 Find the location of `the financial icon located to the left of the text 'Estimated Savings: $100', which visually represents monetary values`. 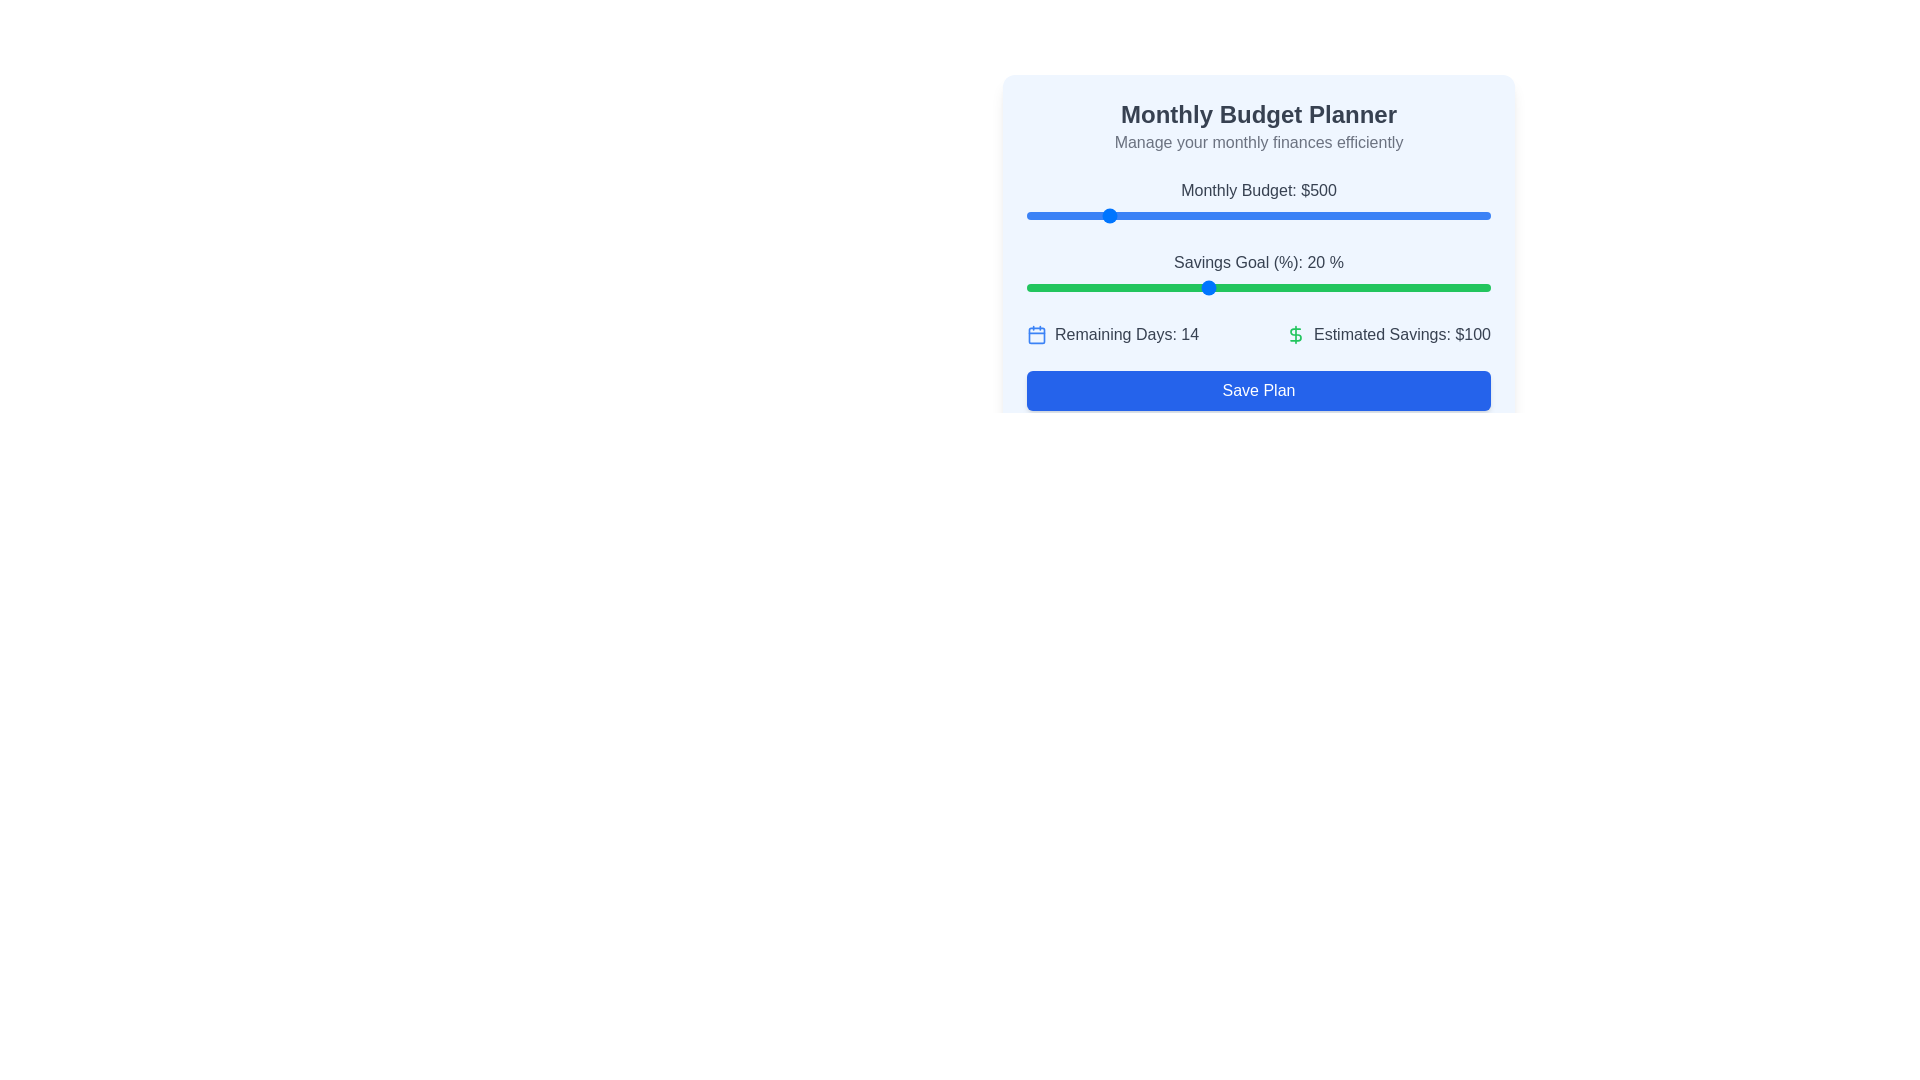

the financial icon located to the left of the text 'Estimated Savings: $100', which visually represents monetary values is located at coordinates (1296, 334).